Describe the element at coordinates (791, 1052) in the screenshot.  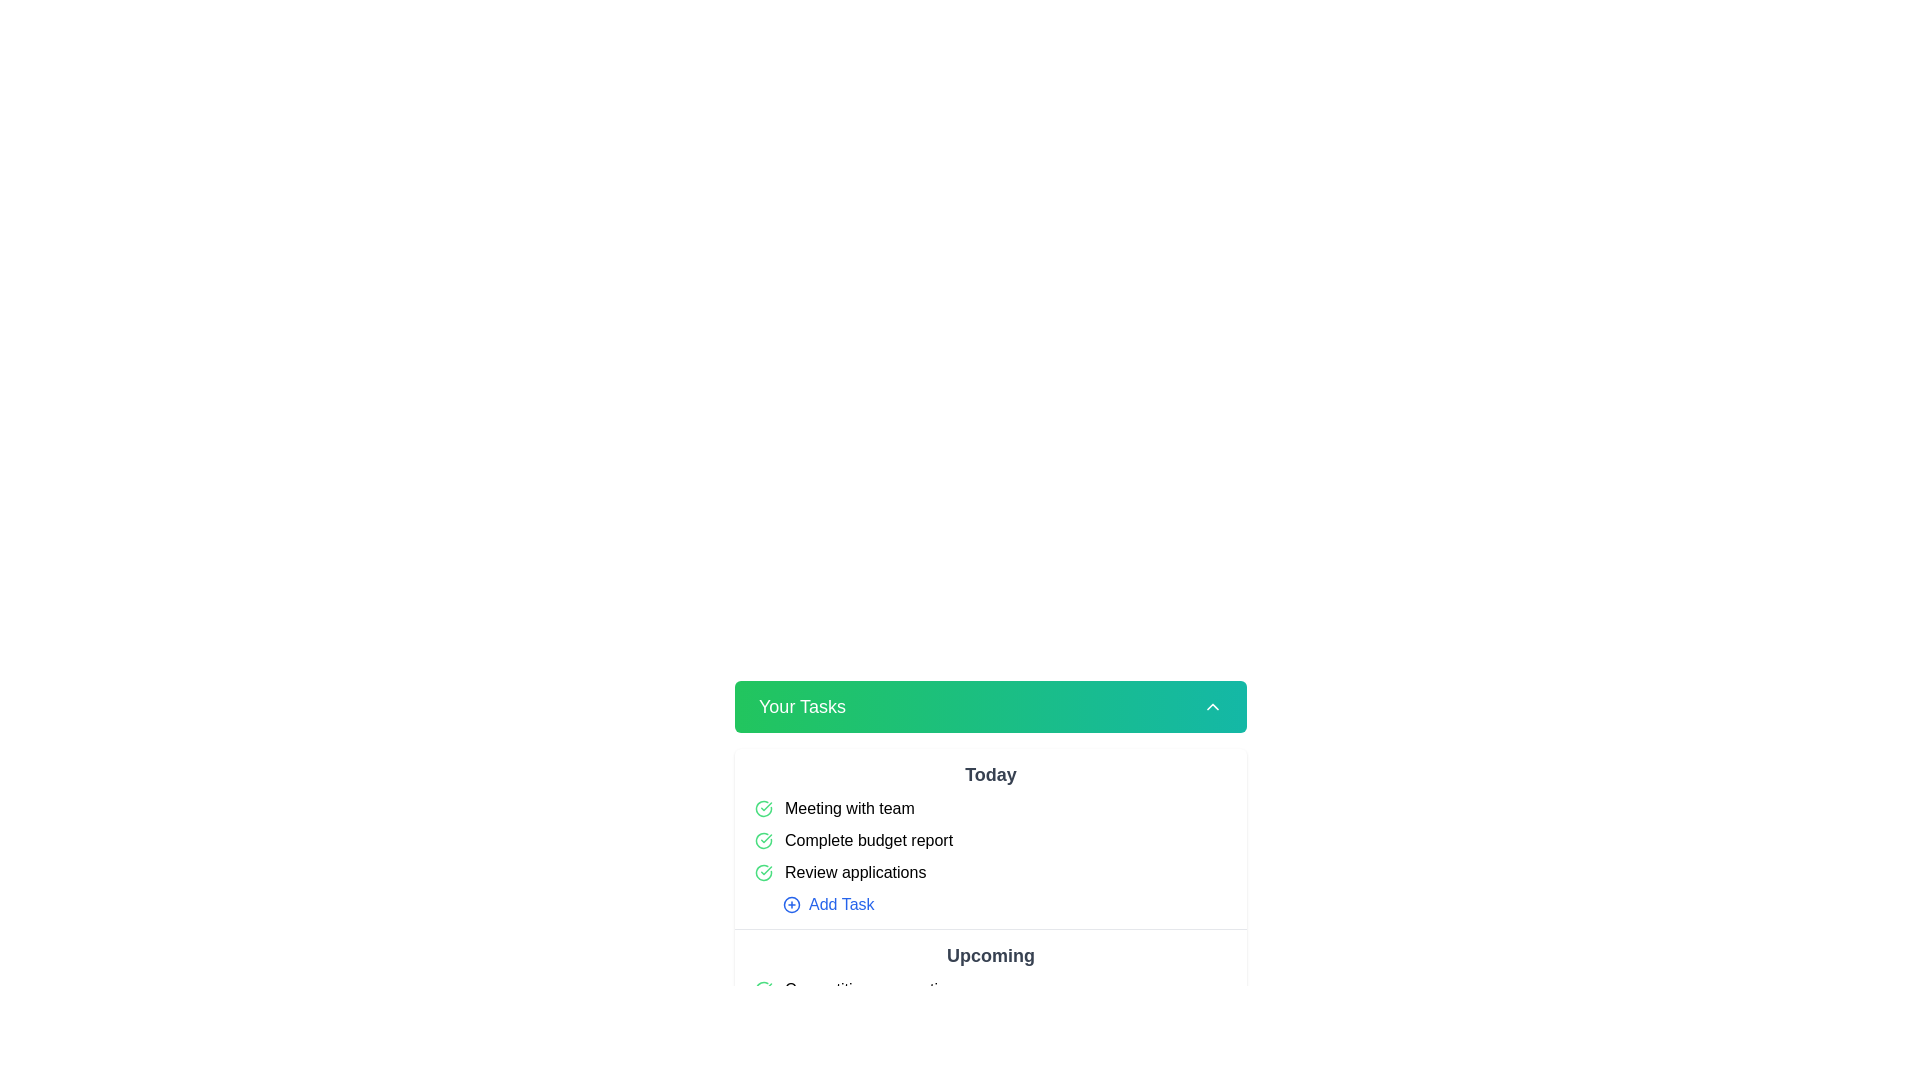
I see `the circular button icon with a plus symbol, located to the left of the 'Add Task' text, for keyboard interaction` at that location.